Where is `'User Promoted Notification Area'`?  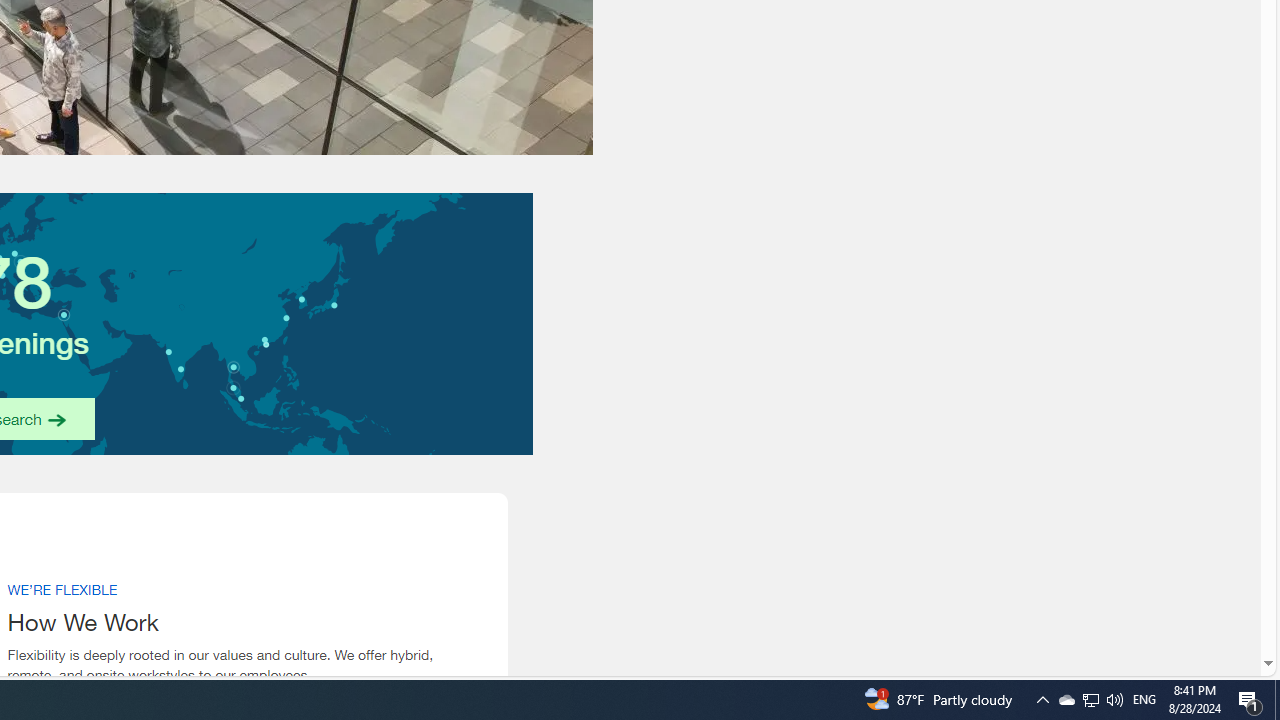 'User Promoted Notification Area' is located at coordinates (1089, 698).